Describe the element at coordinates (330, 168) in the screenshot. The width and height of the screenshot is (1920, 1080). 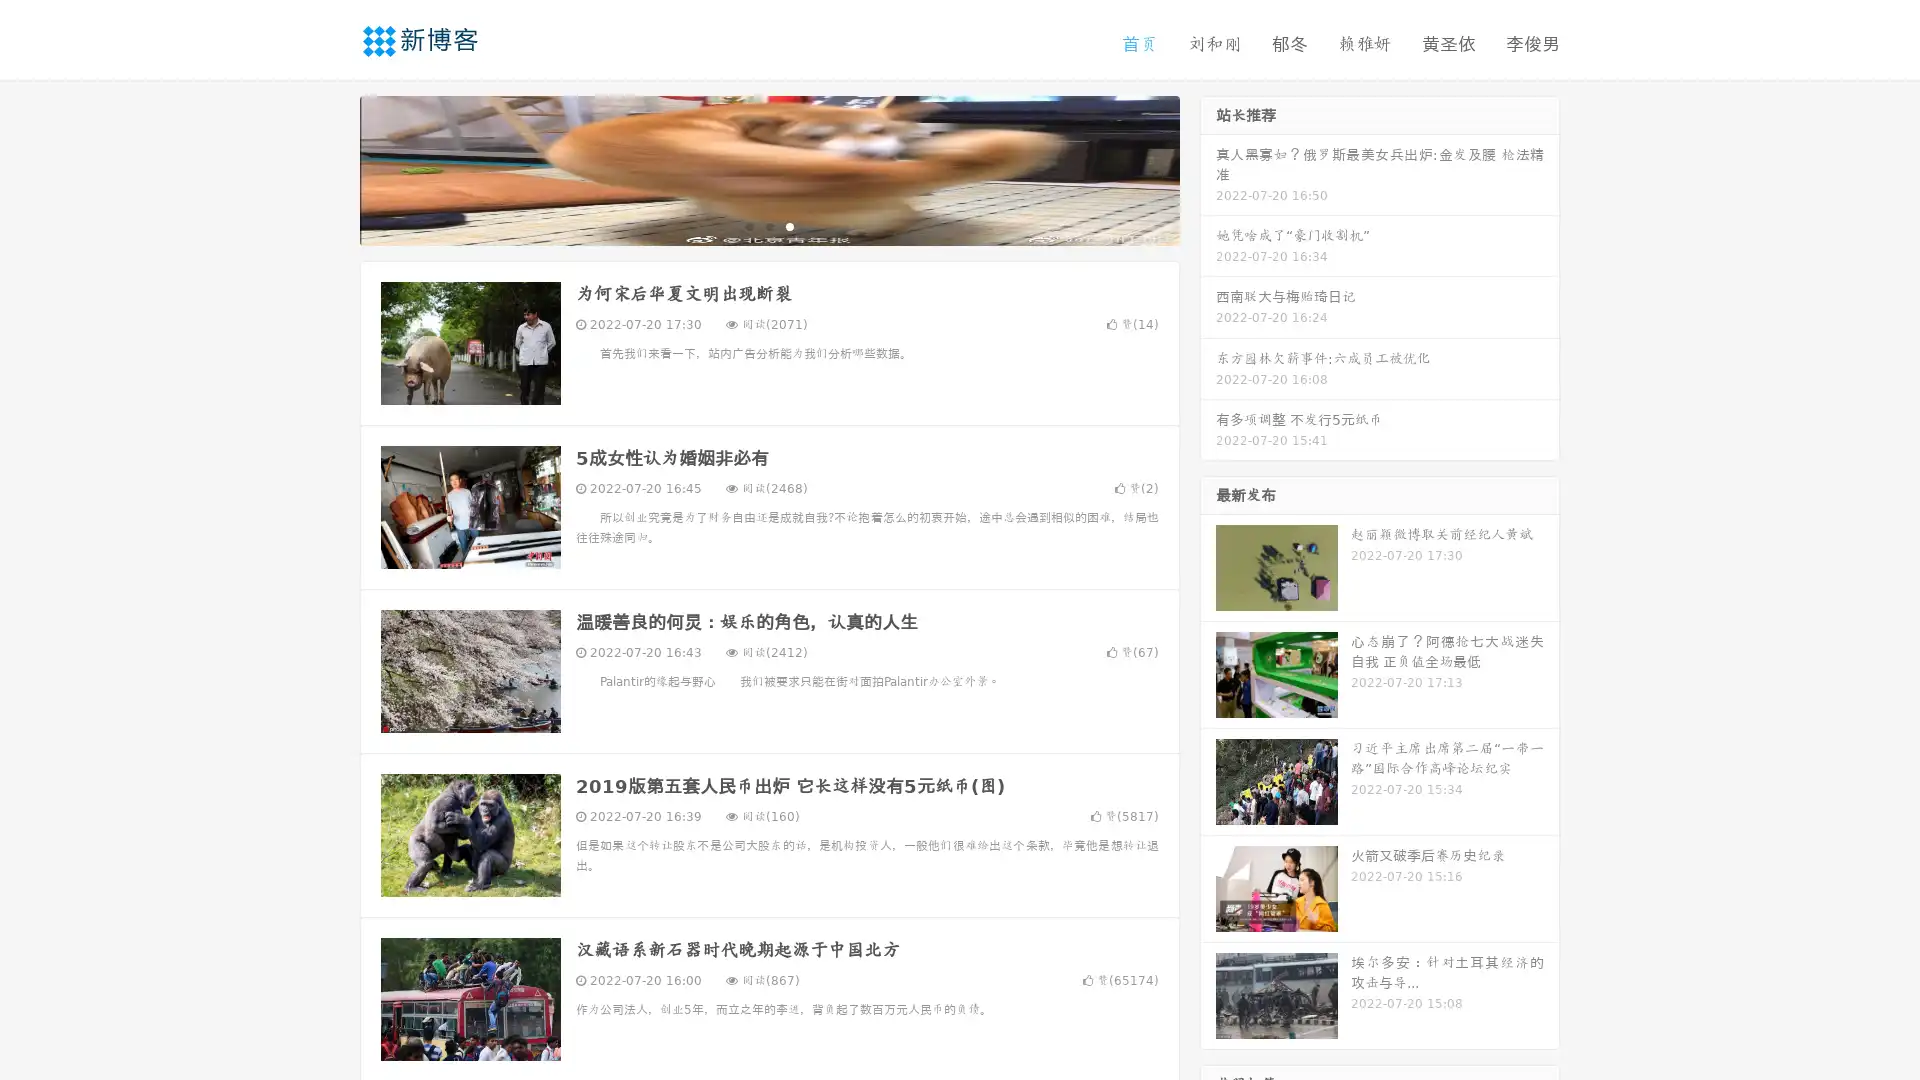
I see `Previous slide` at that location.